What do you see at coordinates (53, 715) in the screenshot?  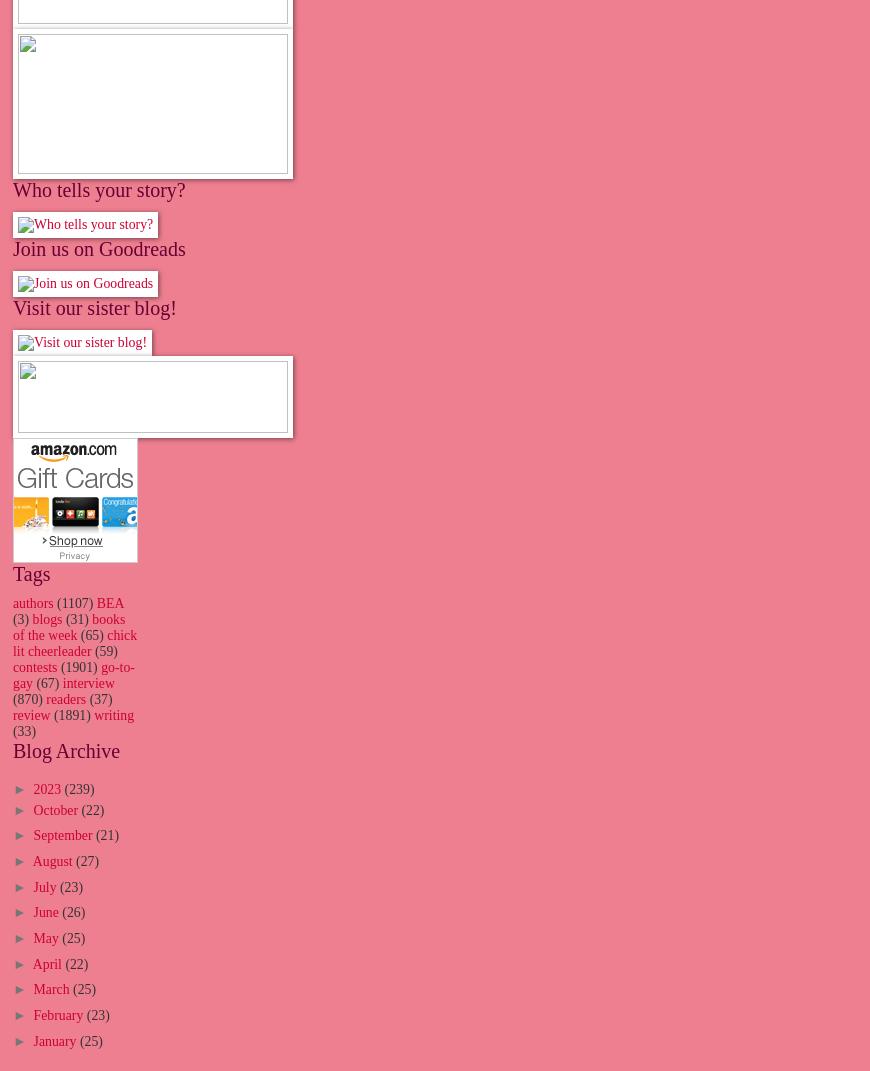 I see `'(1891)'` at bounding box center [53, 715].